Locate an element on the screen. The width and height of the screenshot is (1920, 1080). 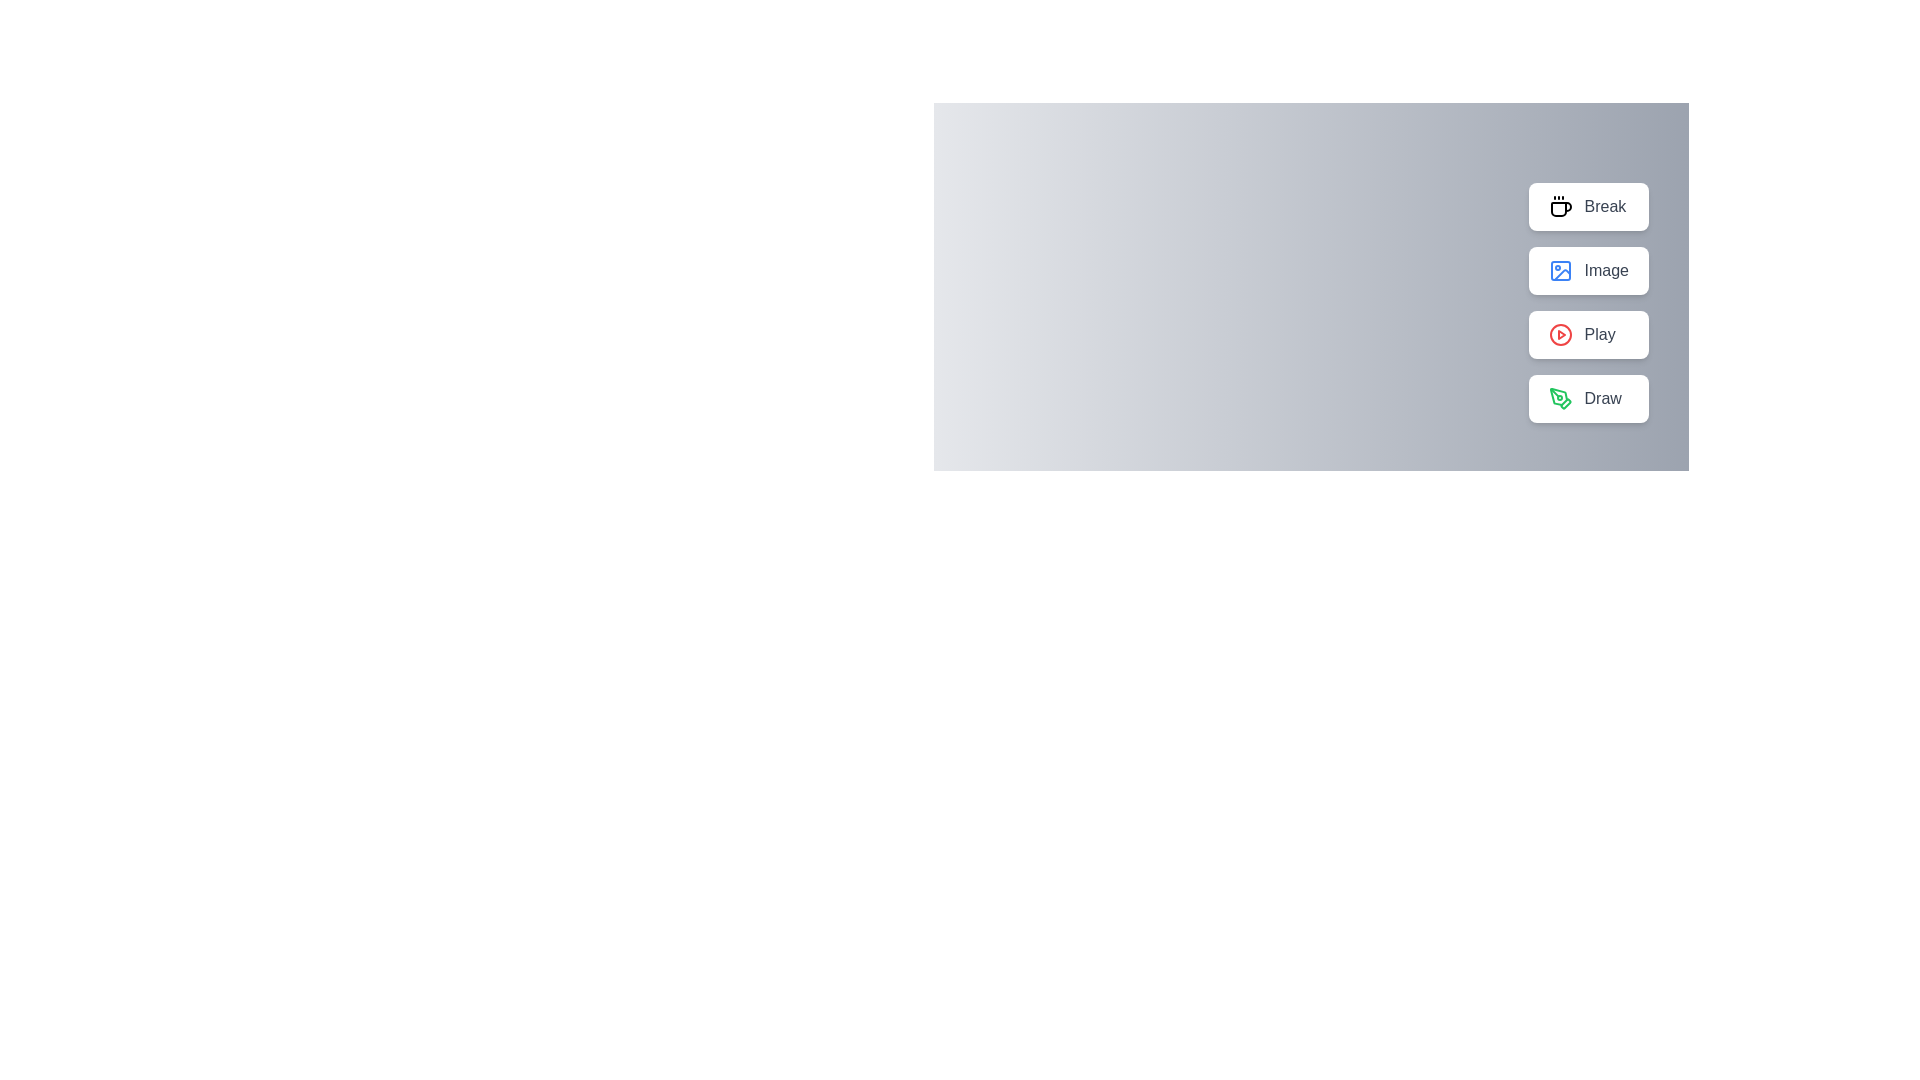
the action button labeled Draw to observe hover effects is located at coordinates (1587, 398).